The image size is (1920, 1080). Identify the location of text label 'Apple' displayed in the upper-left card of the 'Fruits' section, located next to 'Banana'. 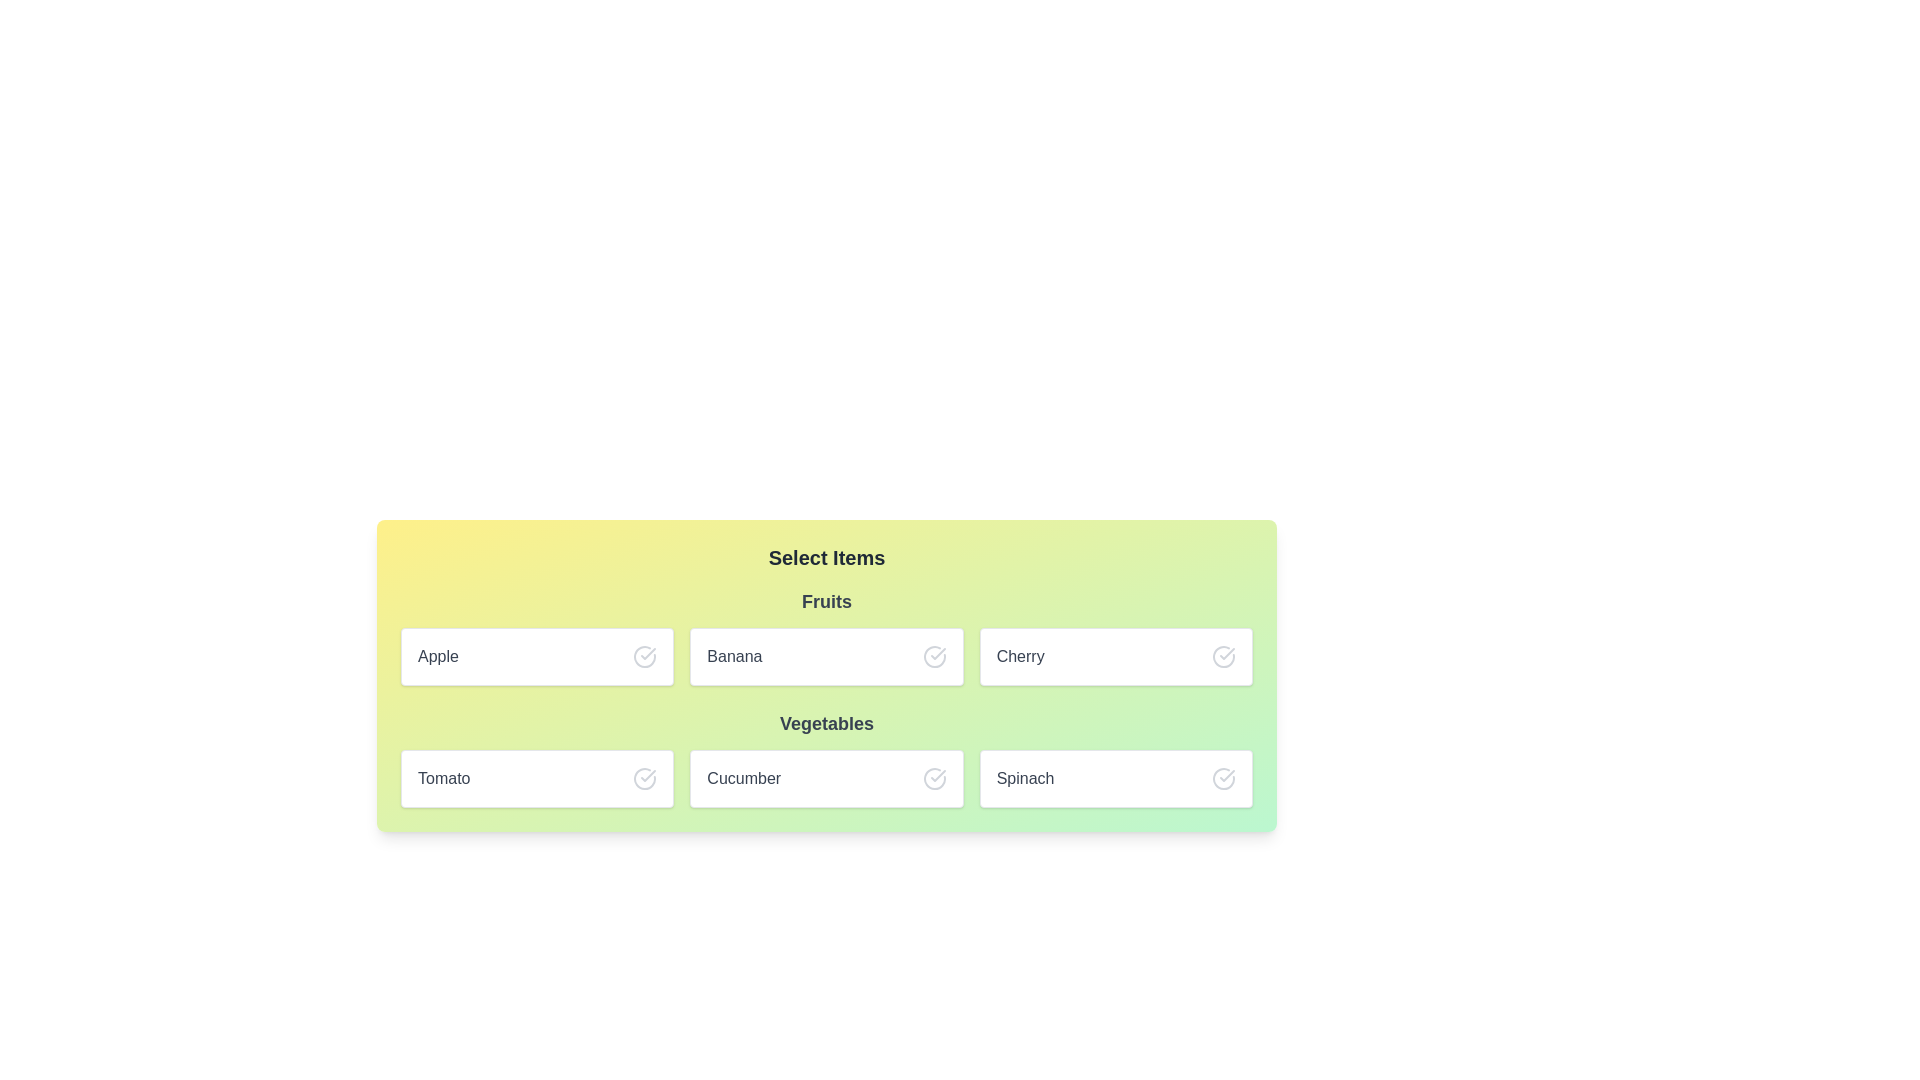
(437, 656).